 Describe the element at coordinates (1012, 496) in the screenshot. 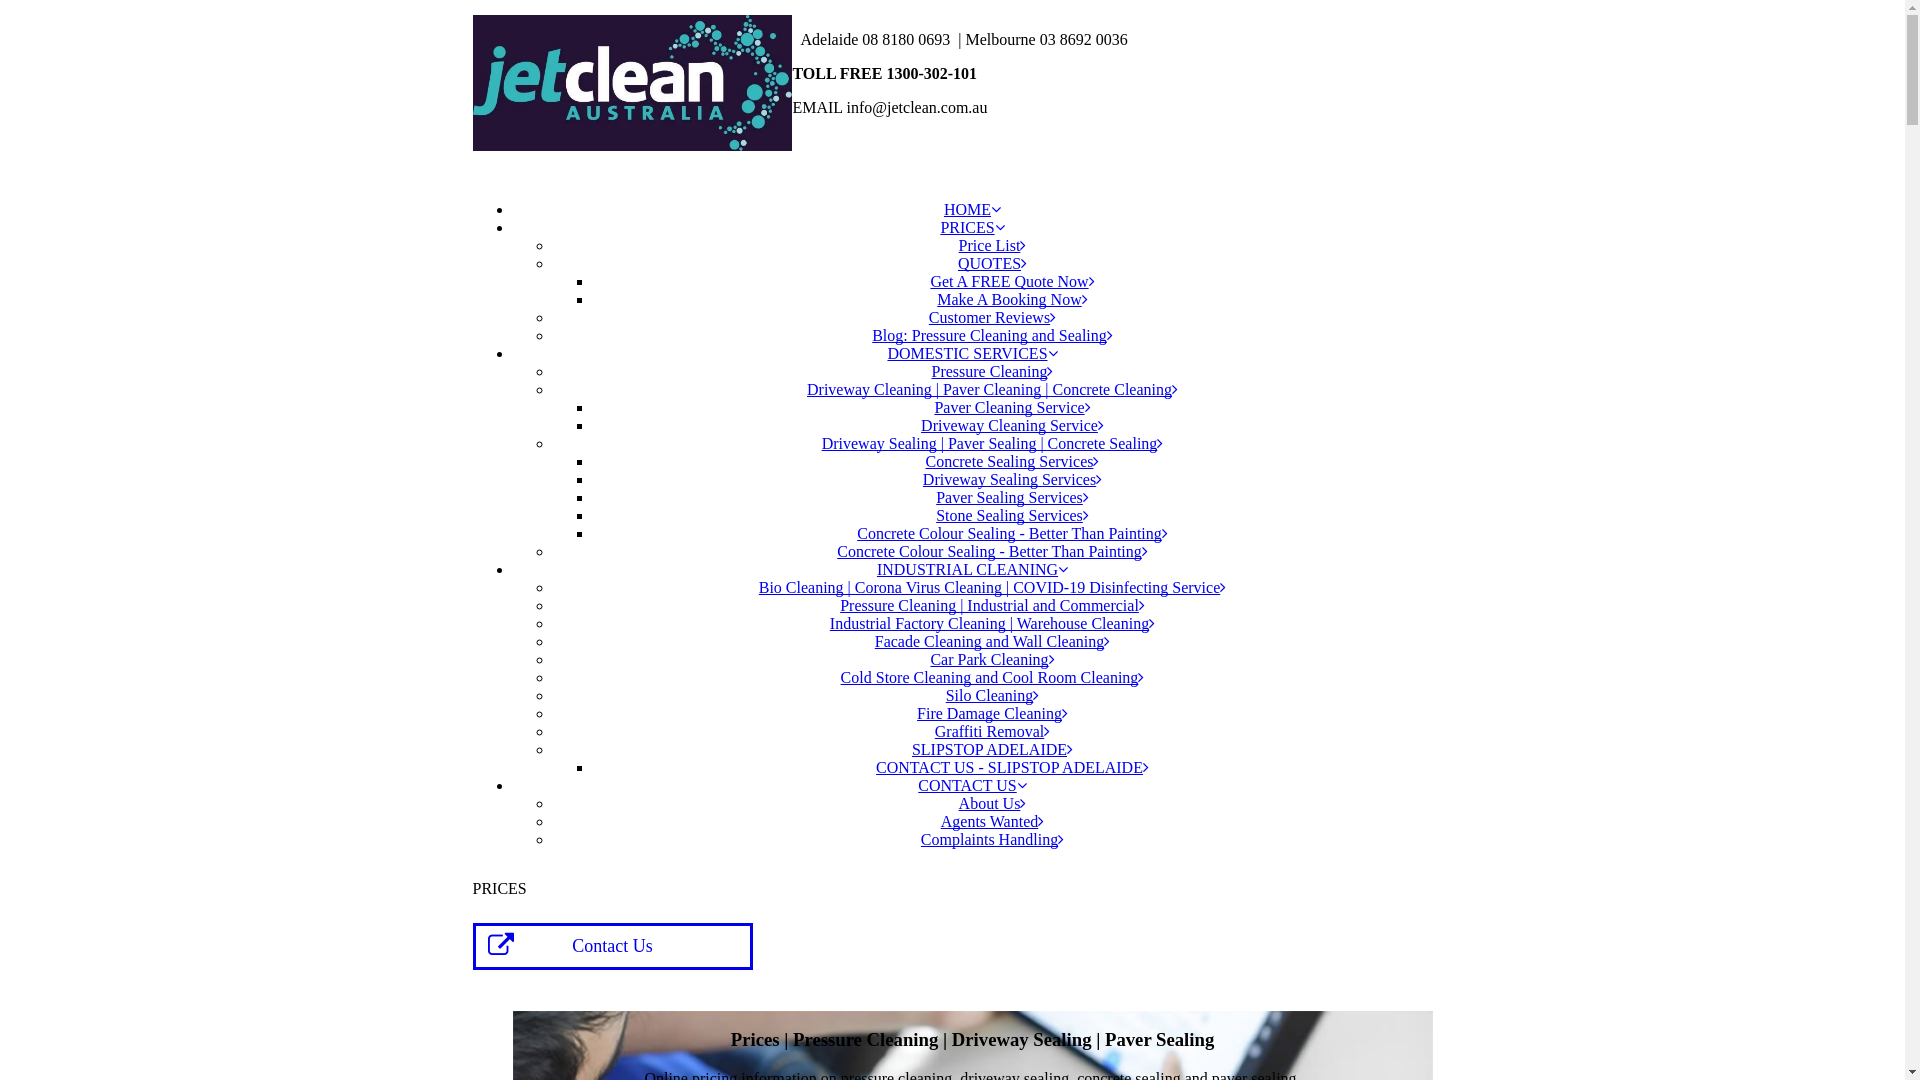

I see `'Paver Sealing Services'` at that location.